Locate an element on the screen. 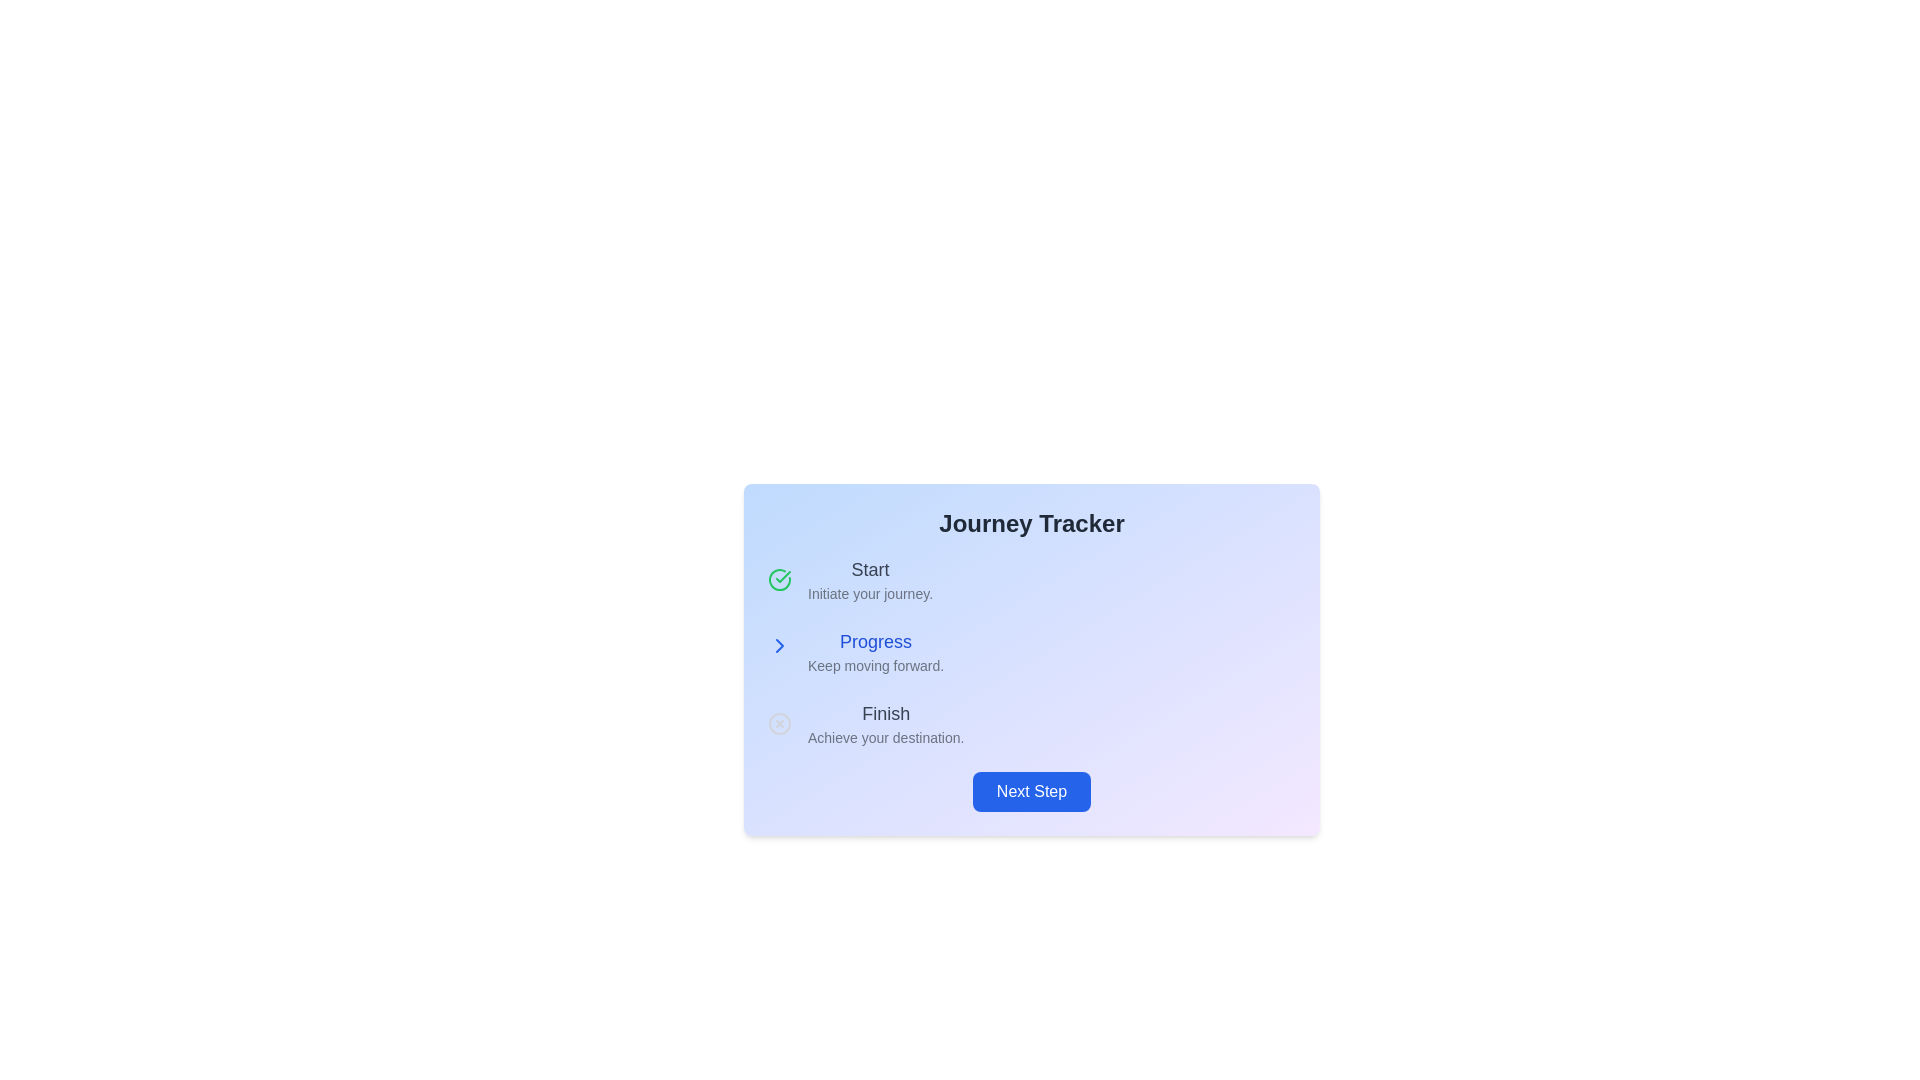 Image resolution: width=1920 pixels, height=1080 pixels. the Step indicator element that displays 'Progress' in a large blue font and 'Keep moving forward.' in smaller gray text, positioned beneath the 'Journey Tracker' header is located at coordinates (876, 651).